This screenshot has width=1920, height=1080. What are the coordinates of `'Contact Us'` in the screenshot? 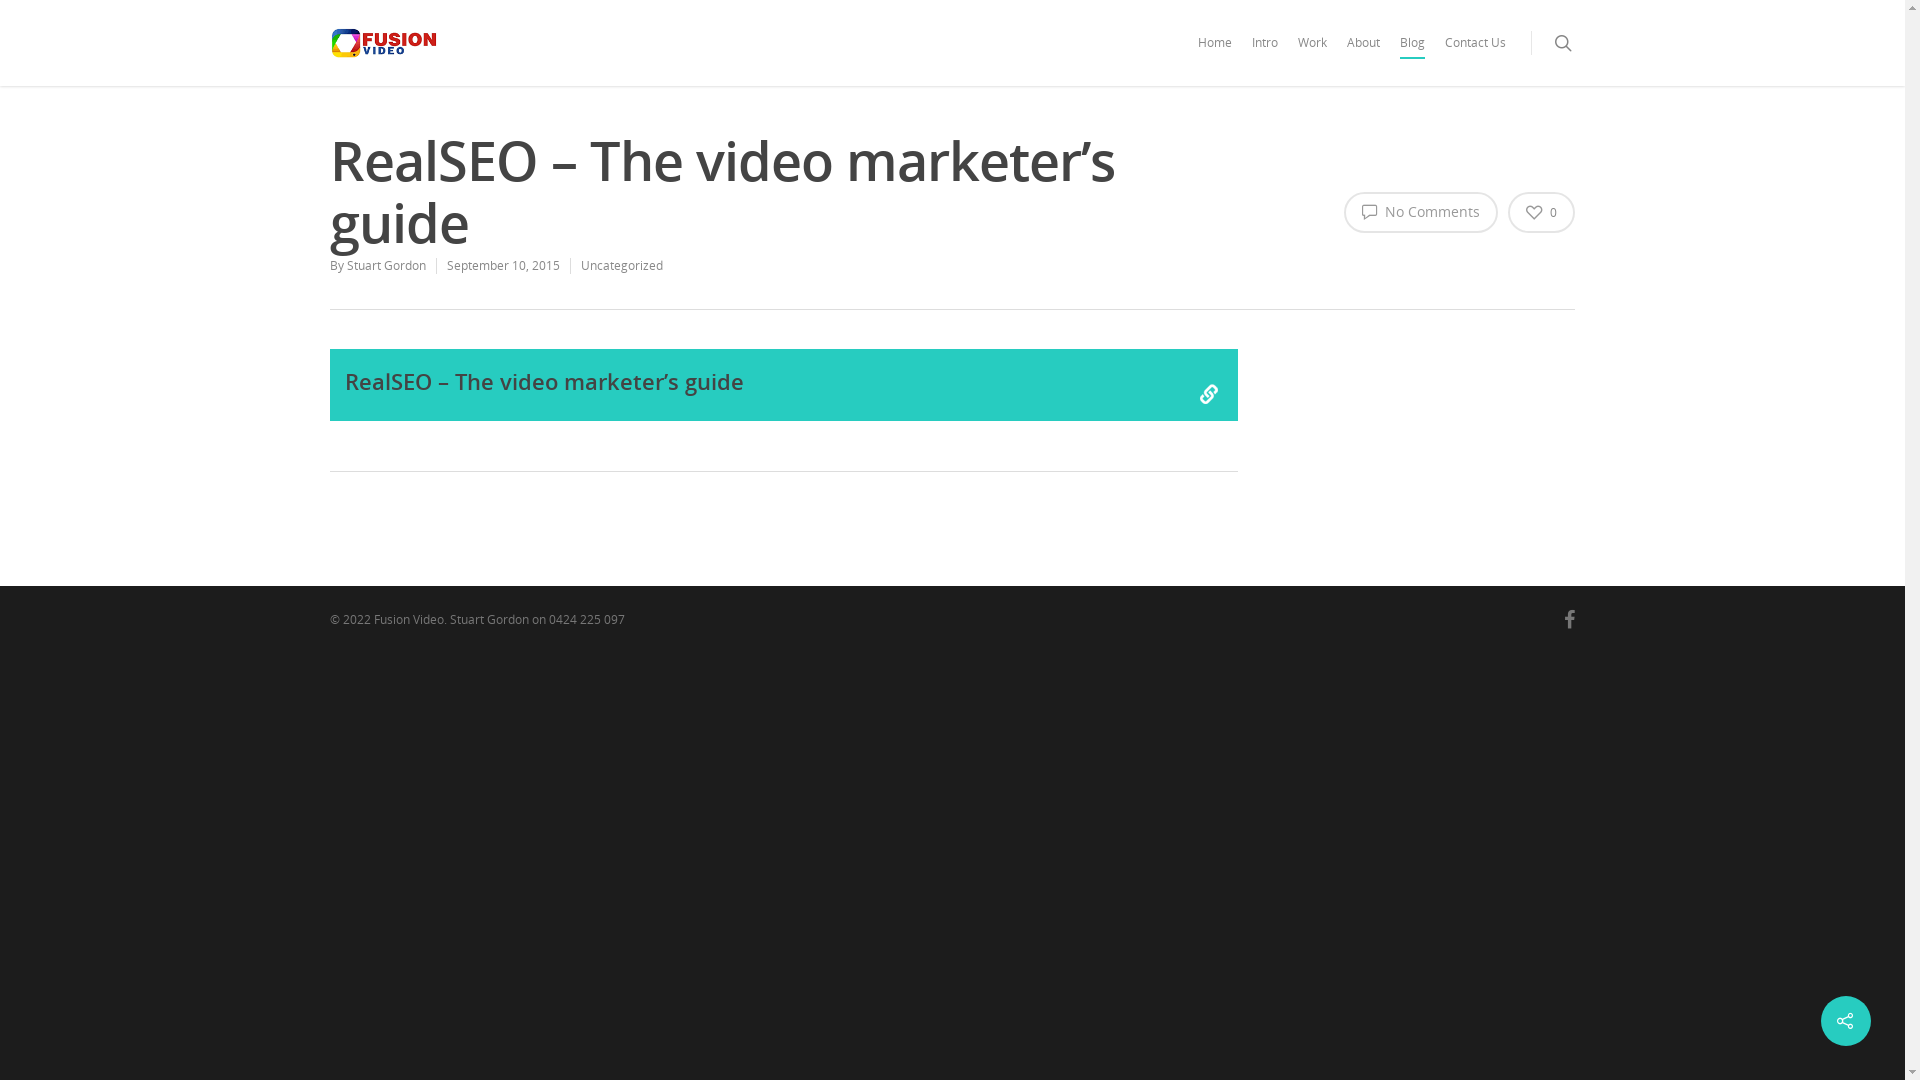 It's located at (1475, 56).